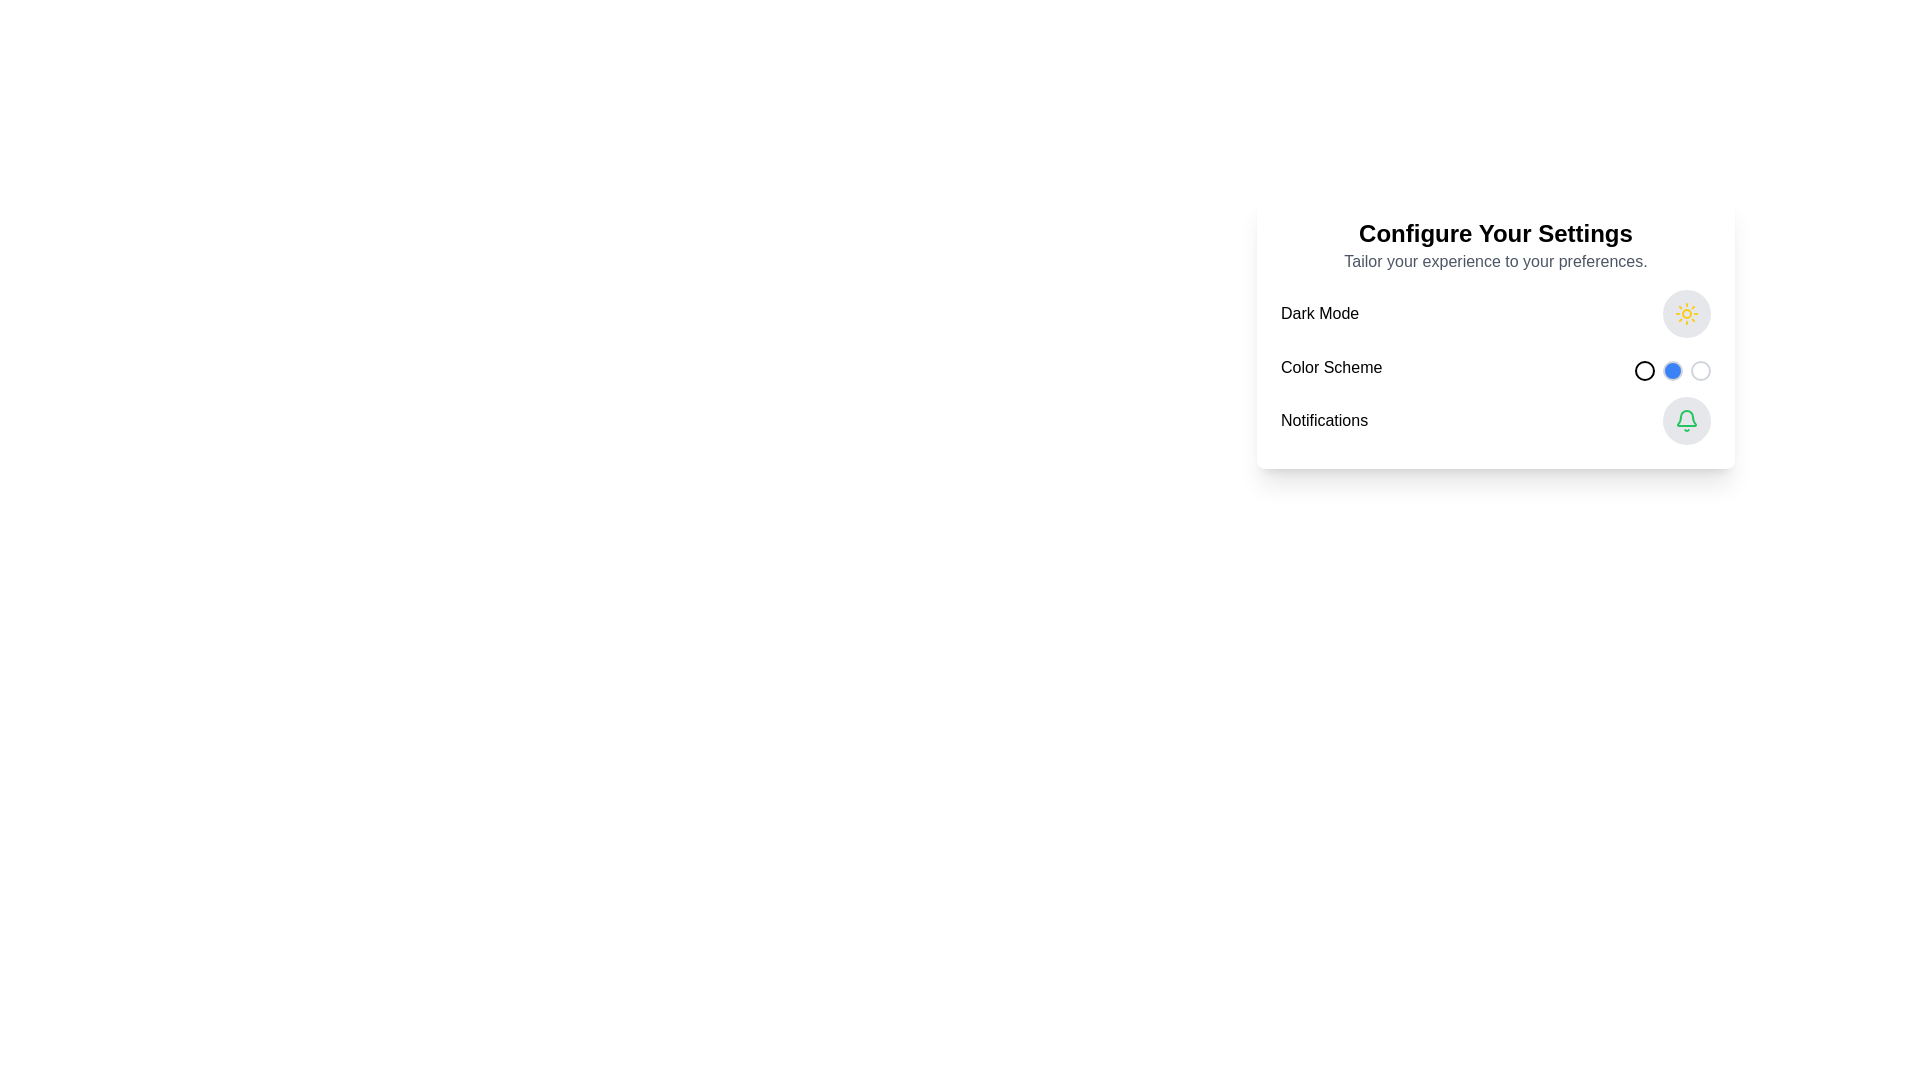 This screenshot has height=1080, width=1920. Describe the element at coordinates (1331, 367) in the screenshot. I see `the static text label displaying 'Color Scheme', which is positioned under the 'Dark Mode' label and to the left of the color scheme option buttons` at that location.